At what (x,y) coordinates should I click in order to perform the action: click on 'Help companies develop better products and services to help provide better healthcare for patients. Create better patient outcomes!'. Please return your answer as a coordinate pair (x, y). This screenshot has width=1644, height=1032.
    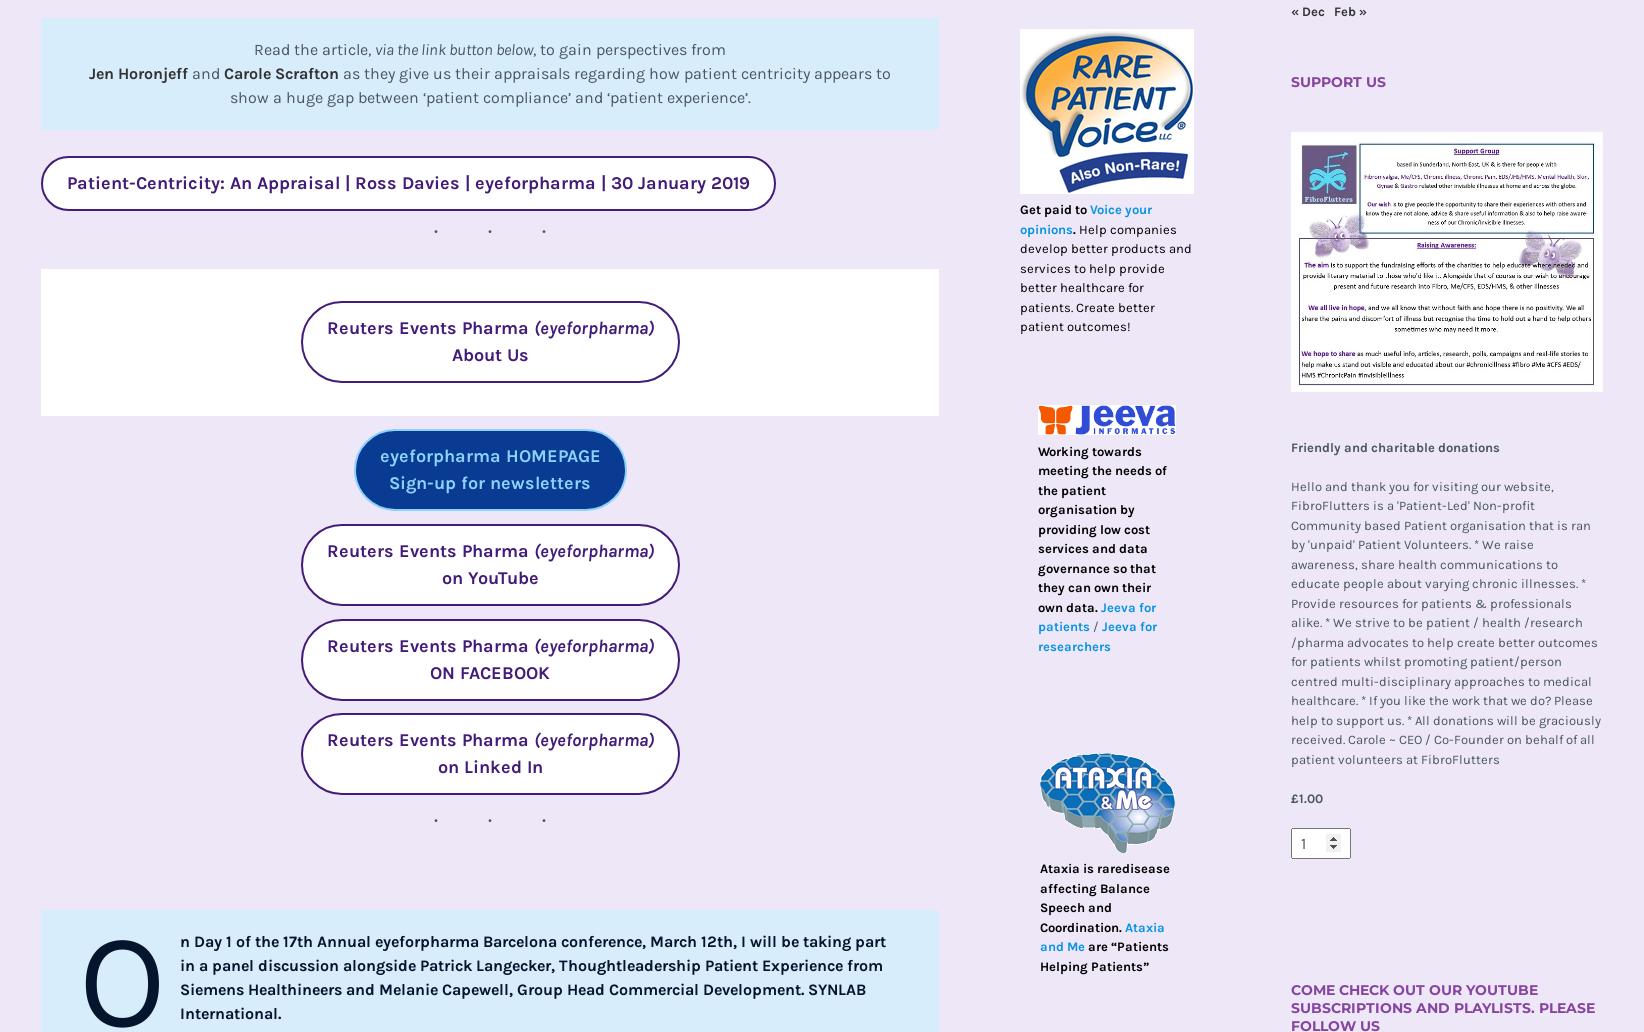
    Looking at the image, I should click on (1105, 277).